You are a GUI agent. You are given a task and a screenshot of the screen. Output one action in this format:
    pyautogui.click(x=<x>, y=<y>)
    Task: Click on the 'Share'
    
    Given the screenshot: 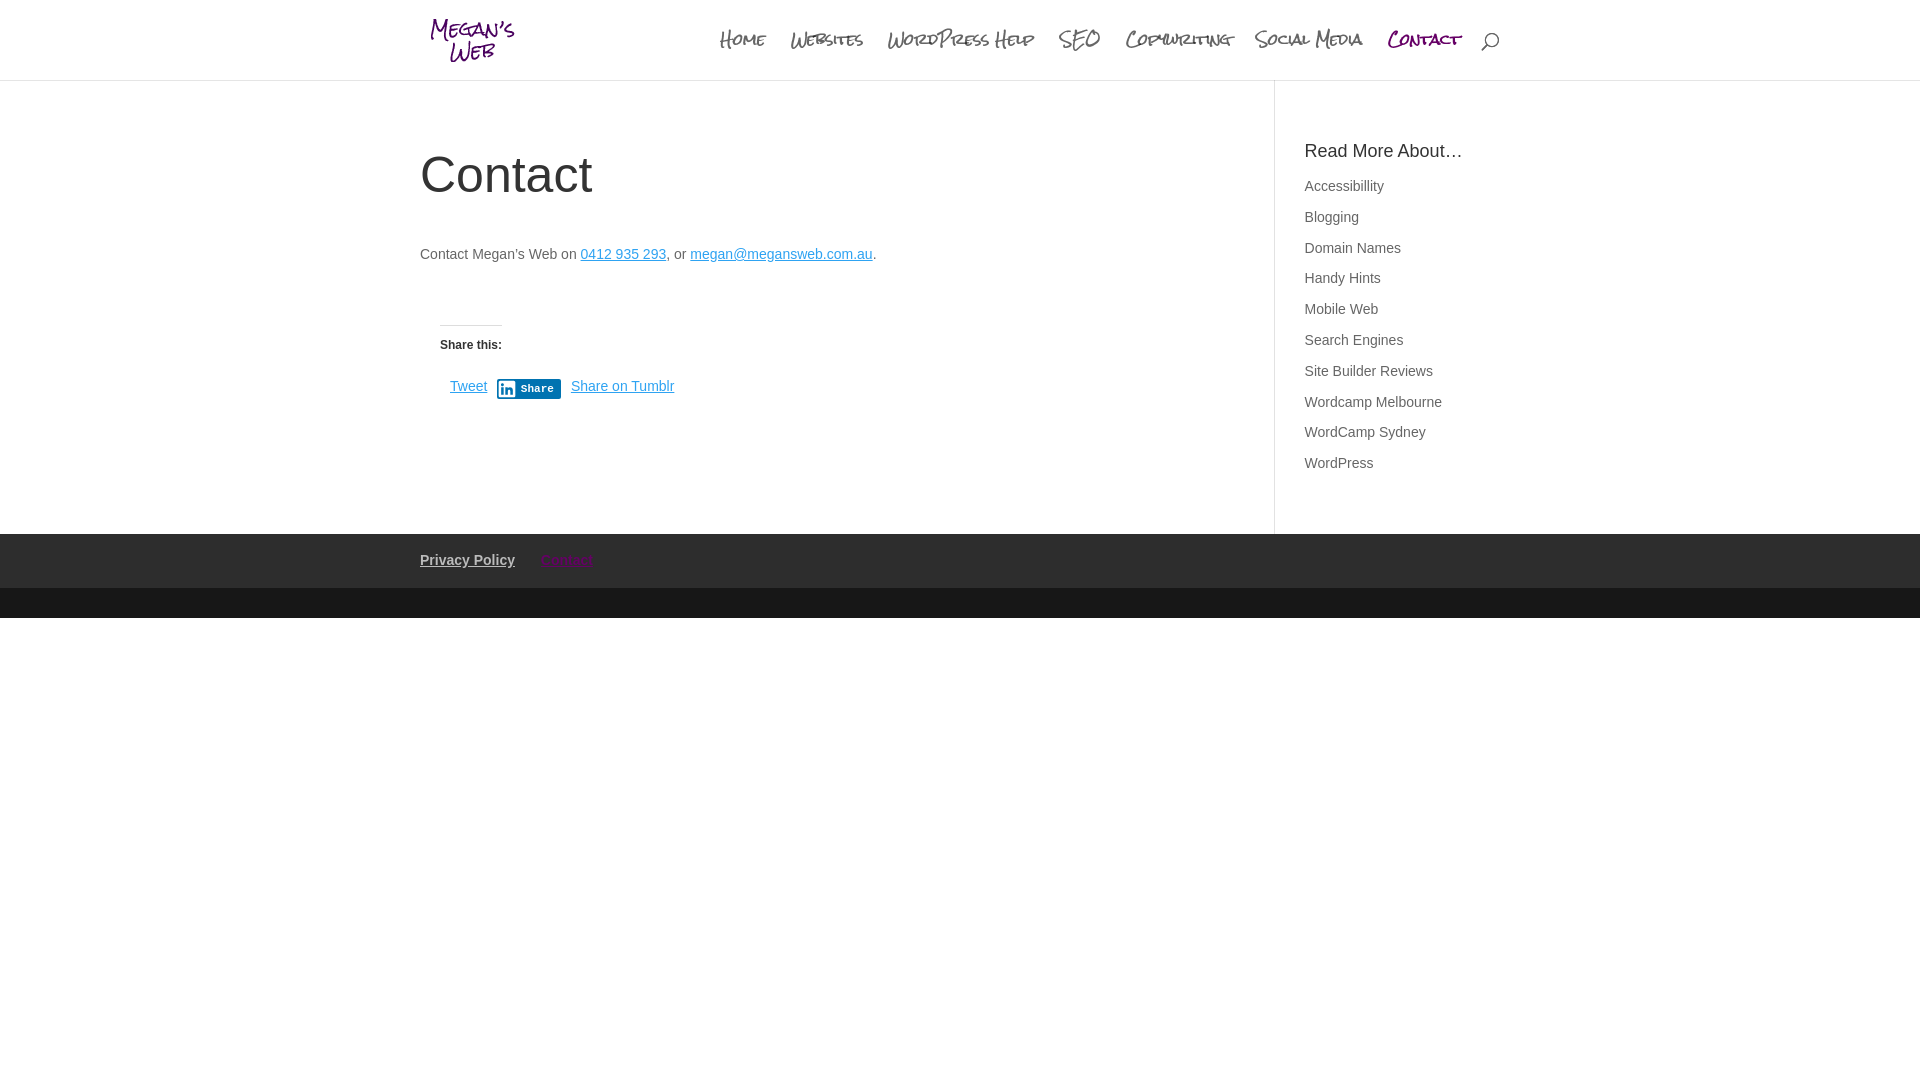 What is the action you would take?
    pyautogui.click(x=497, y=389)
    